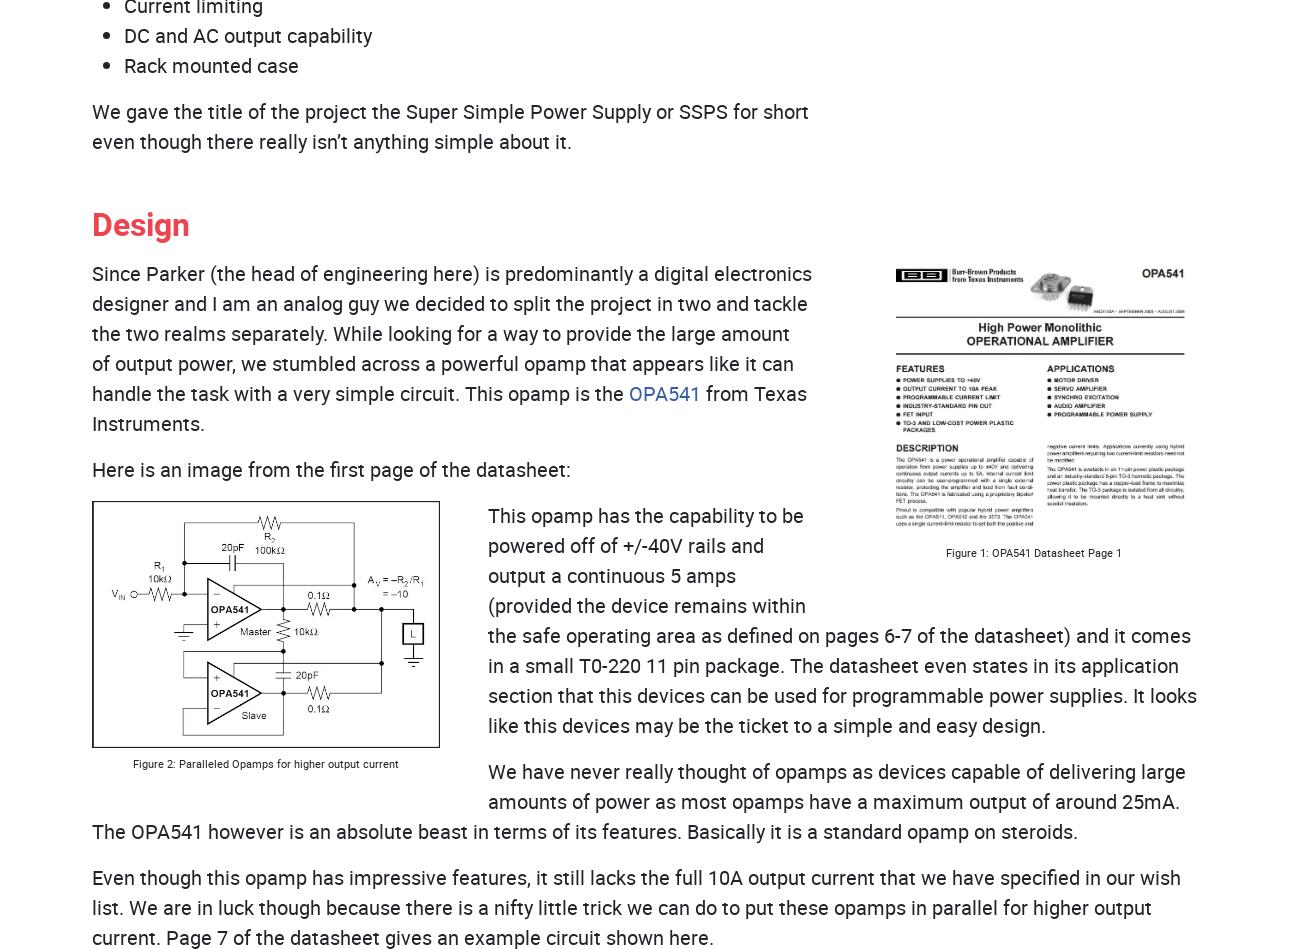  Describe the element at coordinates (104, 787) in the screenshot. I see `'Take advantage of AI-enabled sourcing opportunities and employ expert teams who are connected through a user-friendly technology platform. Discover how streamlined electronics manufacturing can benefit your business by'` at that location.